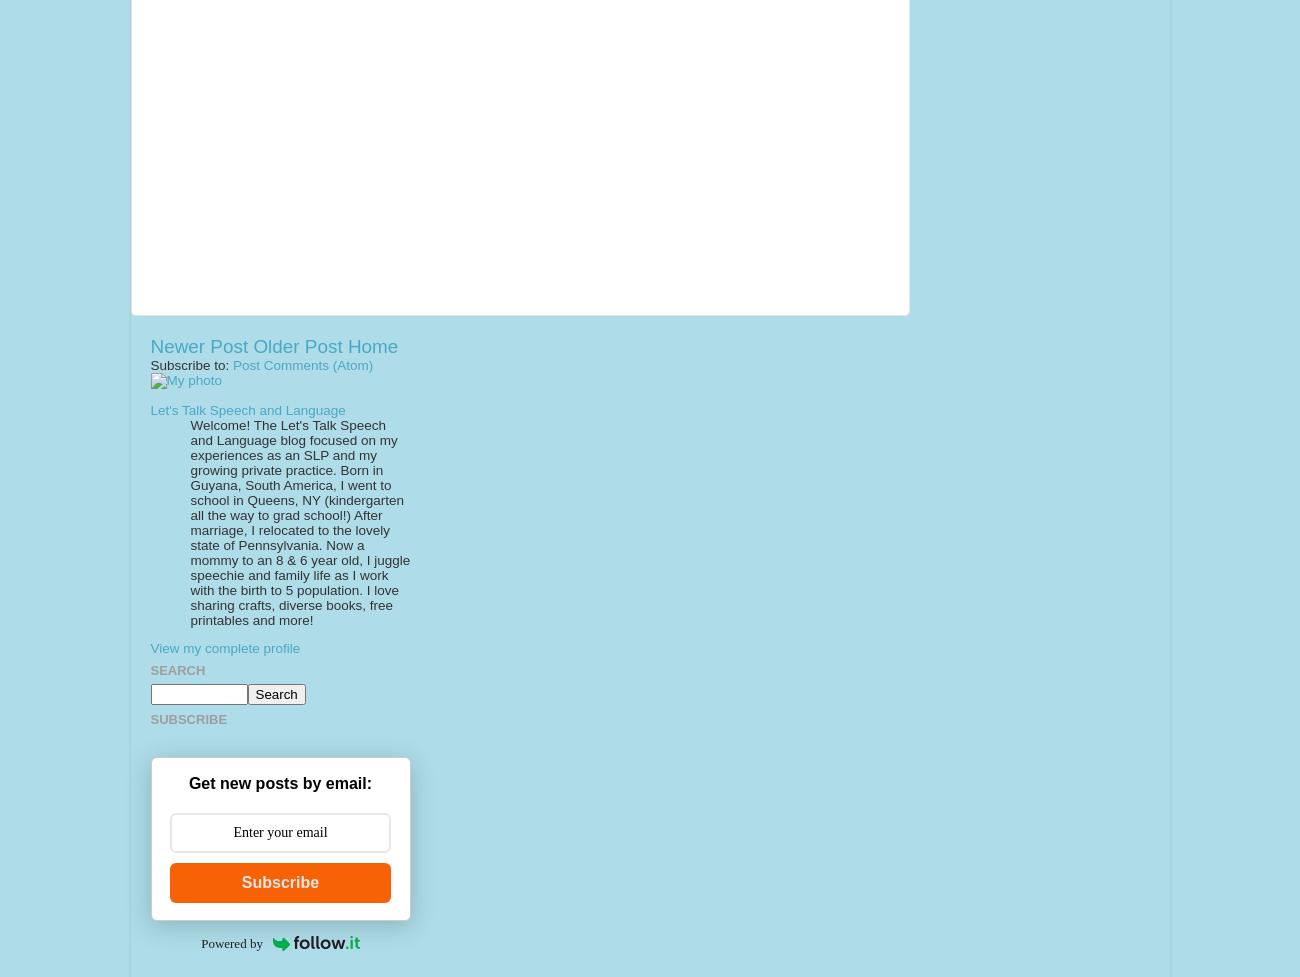  What do you see at coordinates (177, 669) in the screenshot?
I see `'Search'` at bounding box center [177, 669].